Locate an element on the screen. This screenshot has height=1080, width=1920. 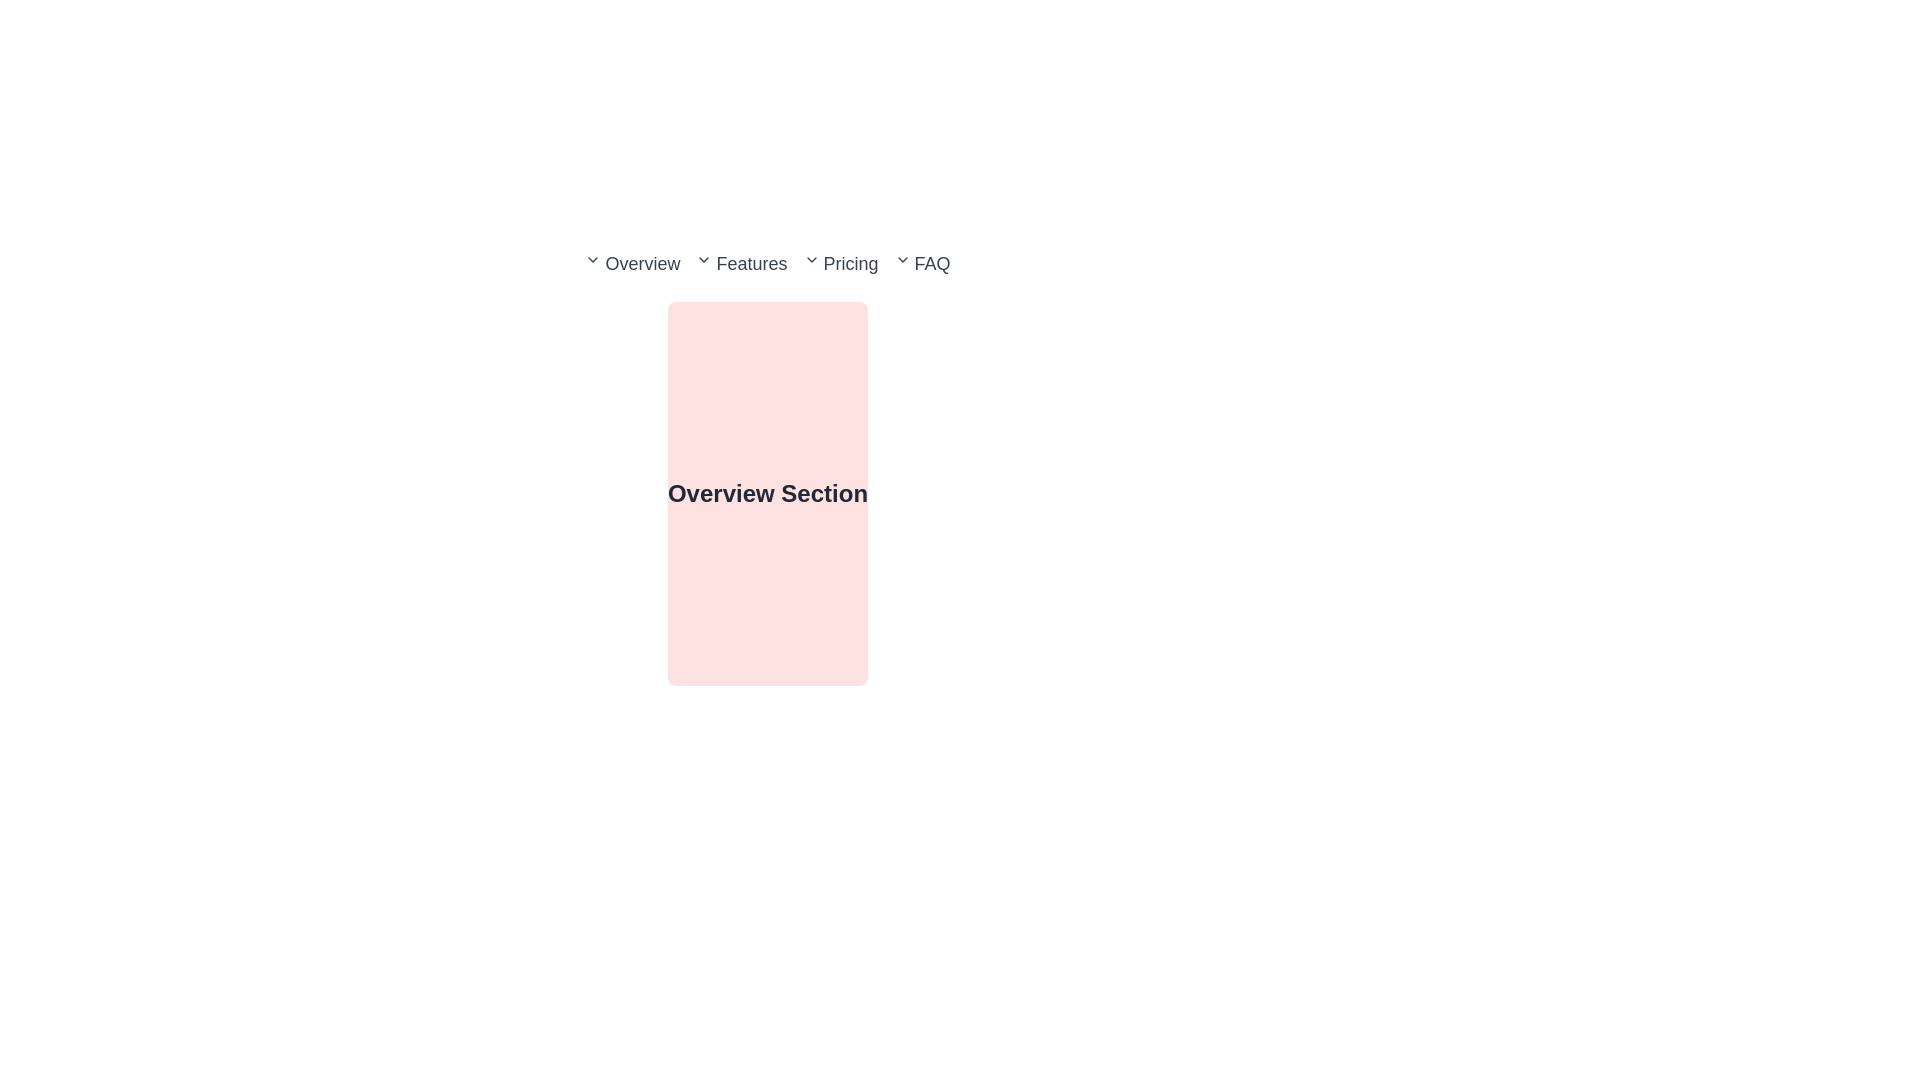
the third navigation link labeled 'Pricing' in the horizontal menu is located at coordinates (850, 262).